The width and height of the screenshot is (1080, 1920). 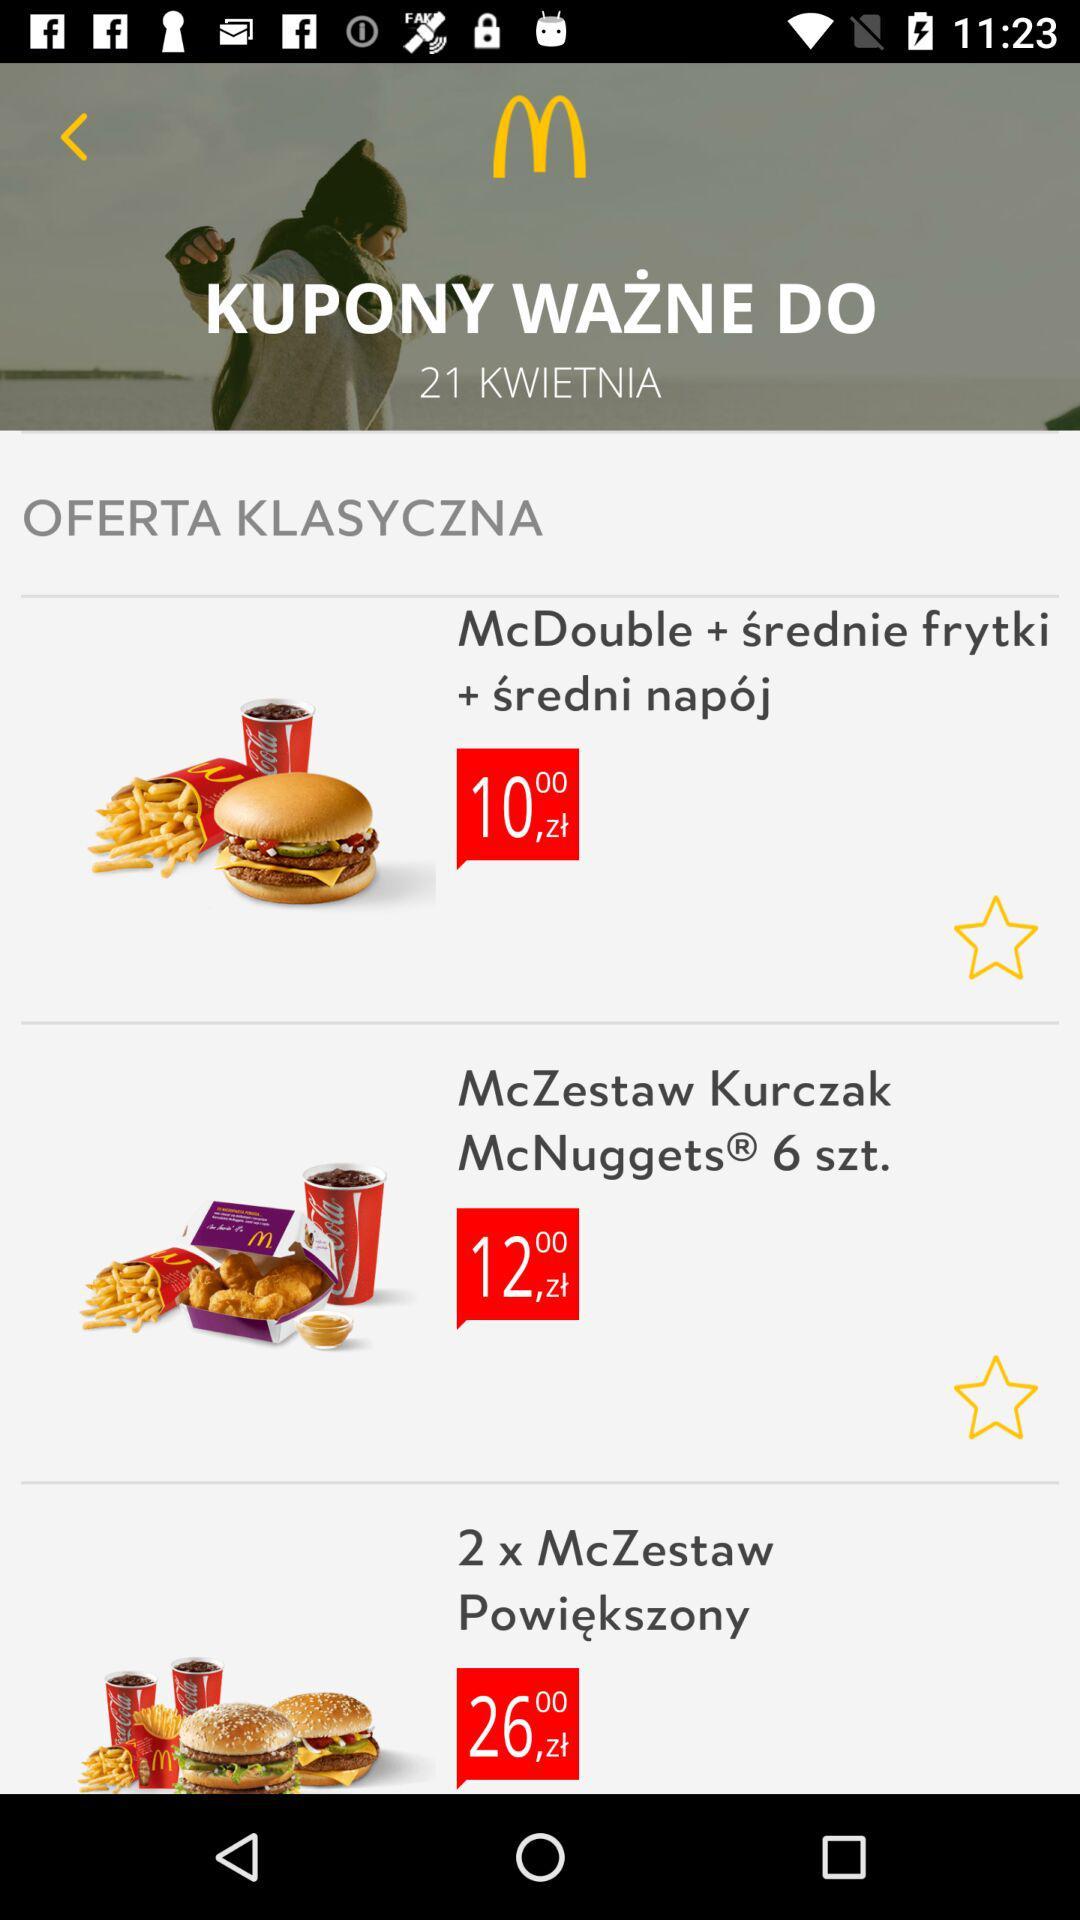 What do you see at coordinates (995, 936) in the screenshot?
I see `rating botton` at bounding box center [995, 936].